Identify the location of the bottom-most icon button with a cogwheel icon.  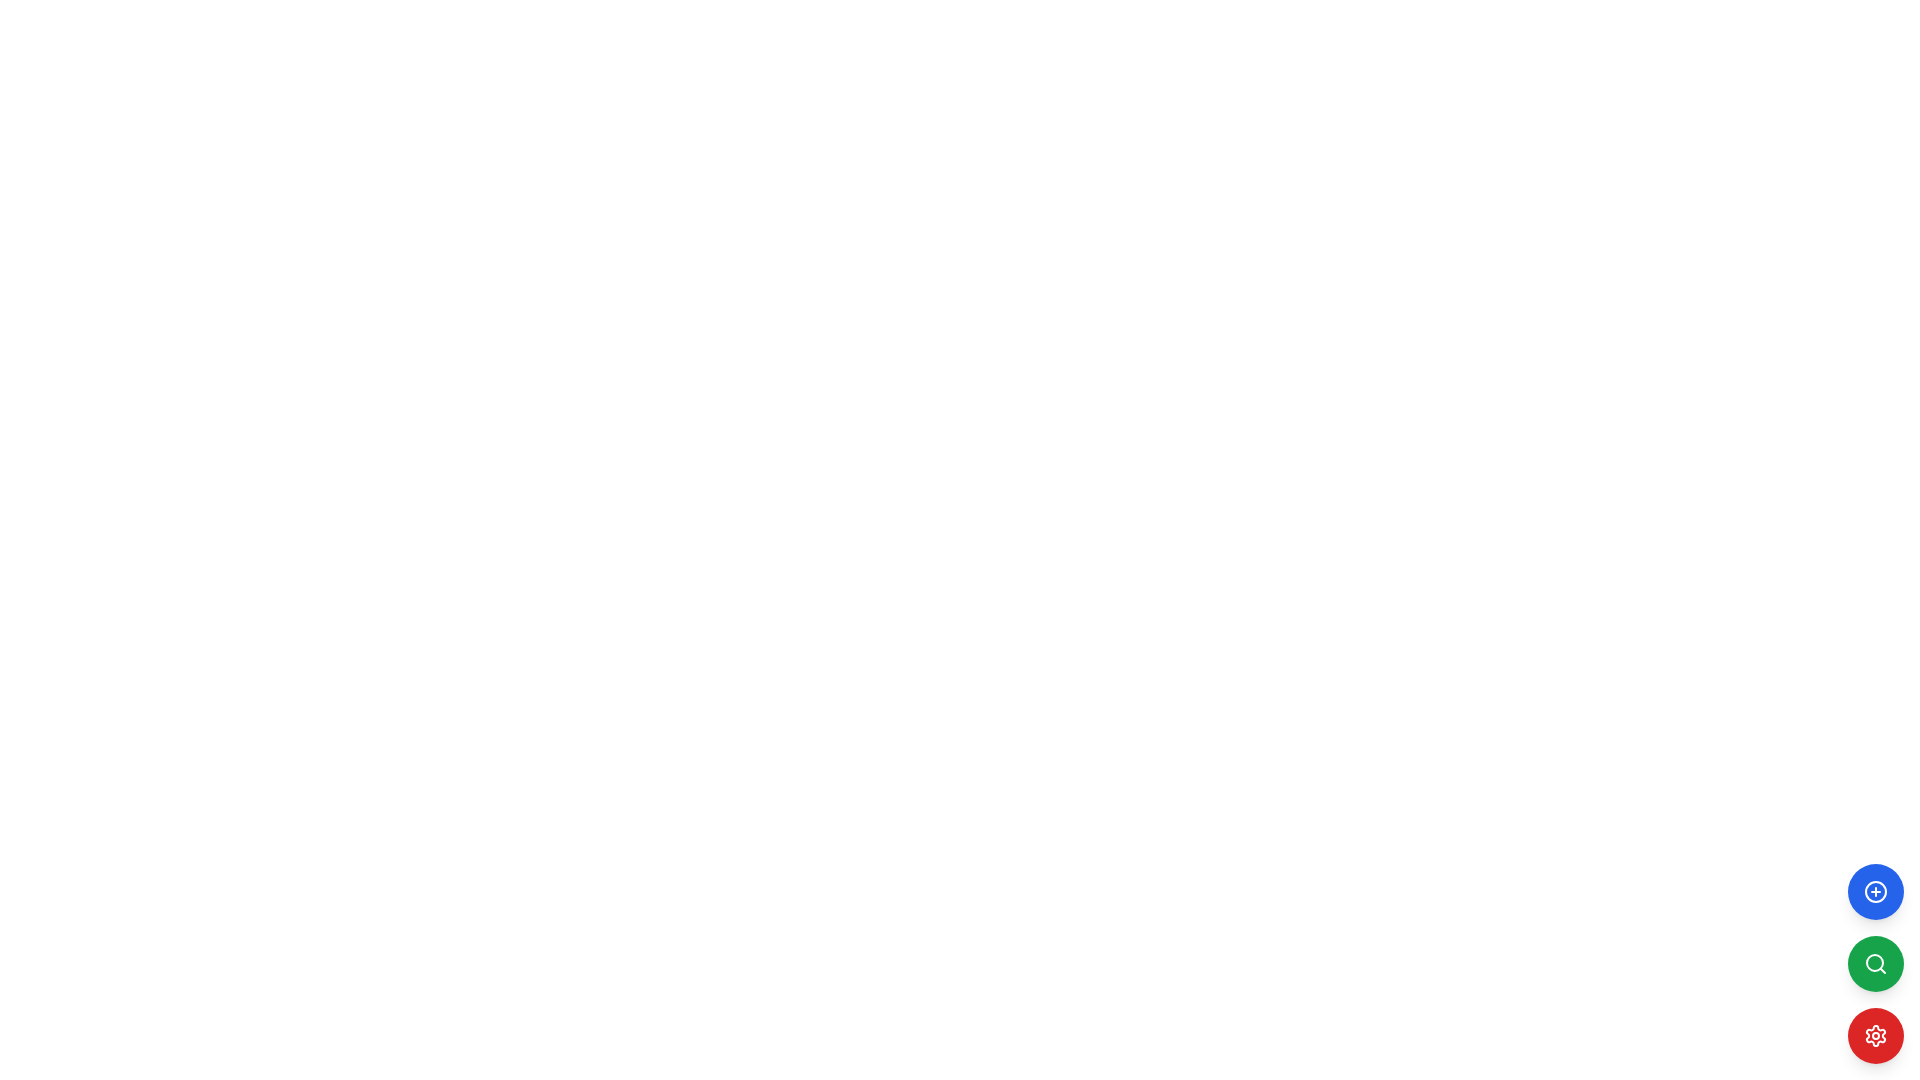
(1875, 1035).